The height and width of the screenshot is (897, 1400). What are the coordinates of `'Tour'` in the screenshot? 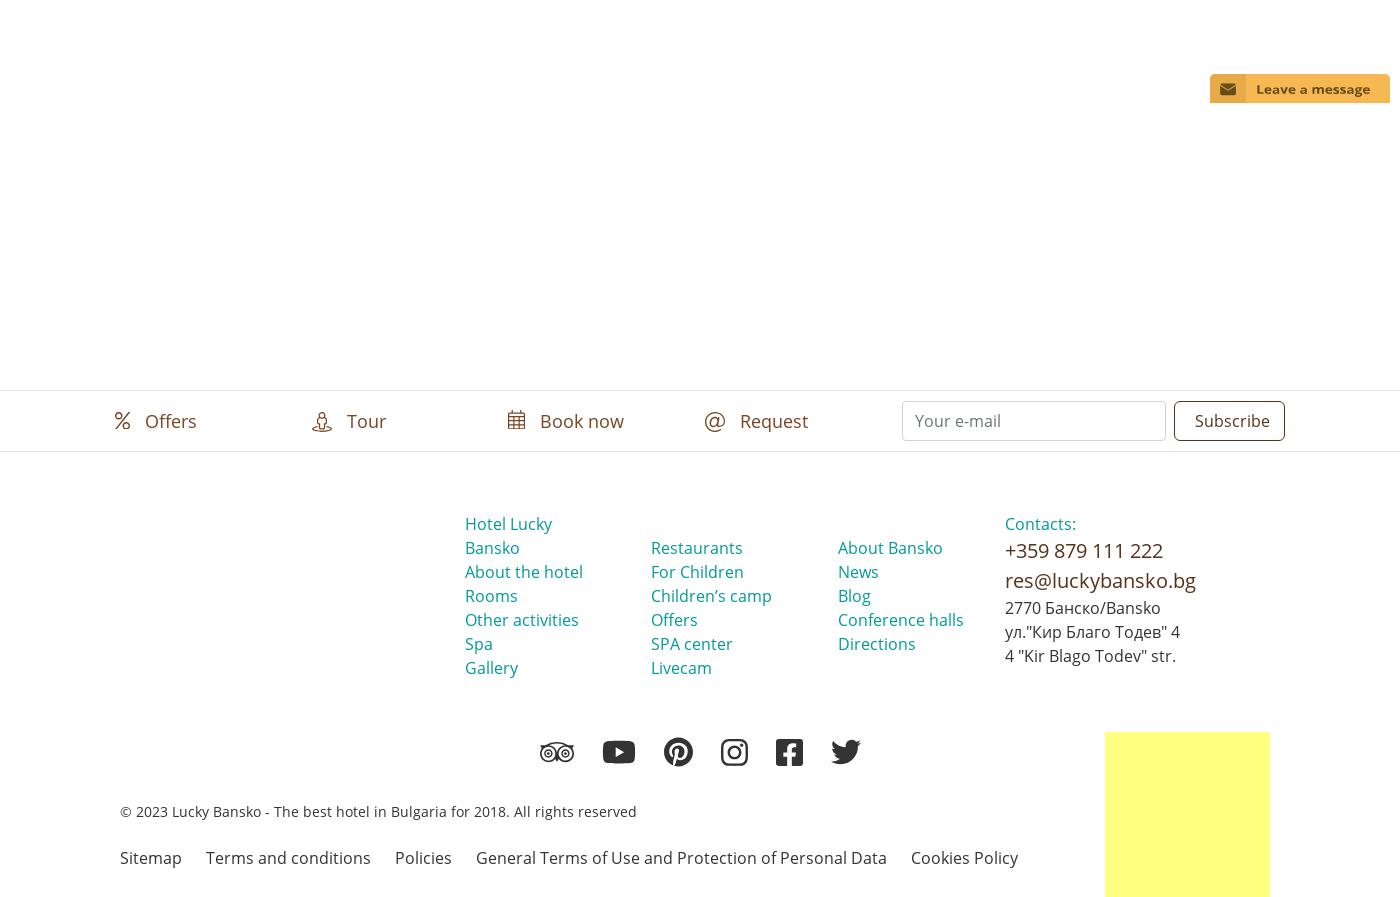 It's located at (363, 418).